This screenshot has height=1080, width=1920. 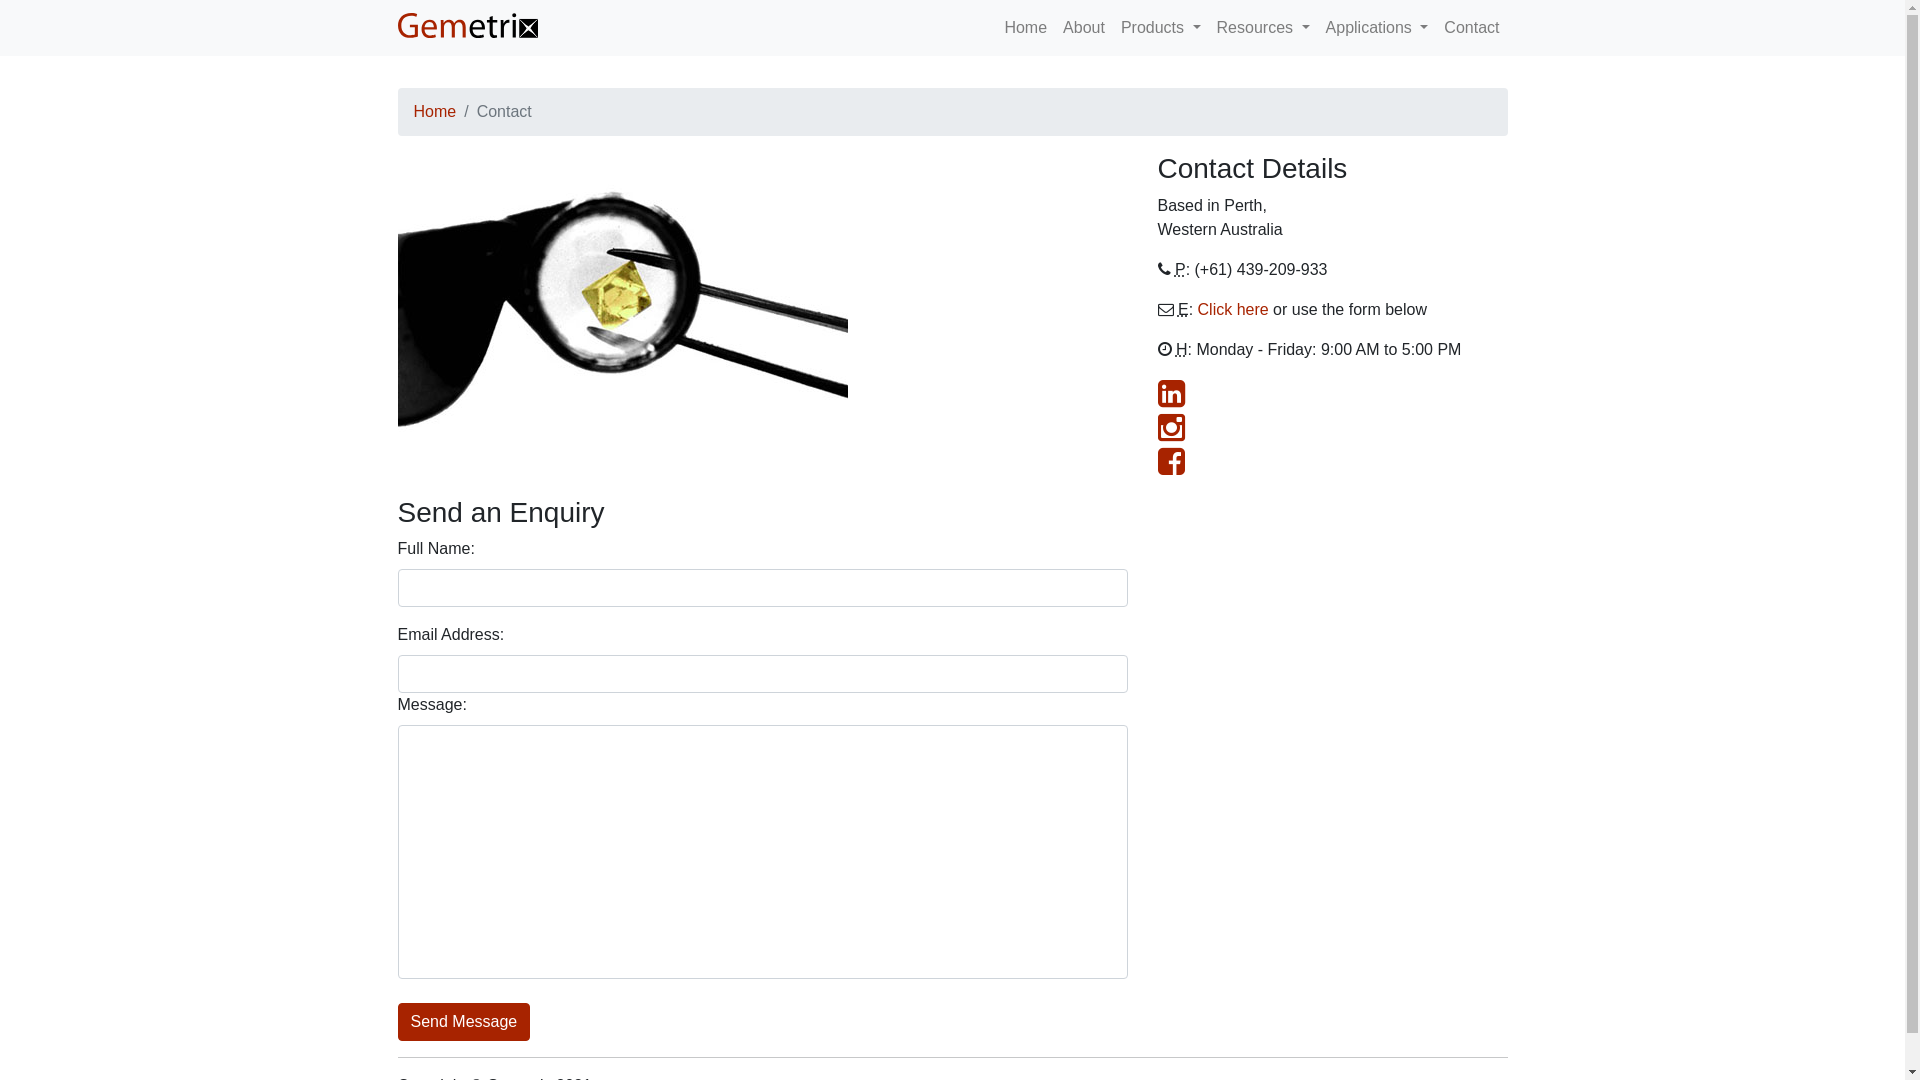 I want to click on 'About', so click(x=1083, y=27).